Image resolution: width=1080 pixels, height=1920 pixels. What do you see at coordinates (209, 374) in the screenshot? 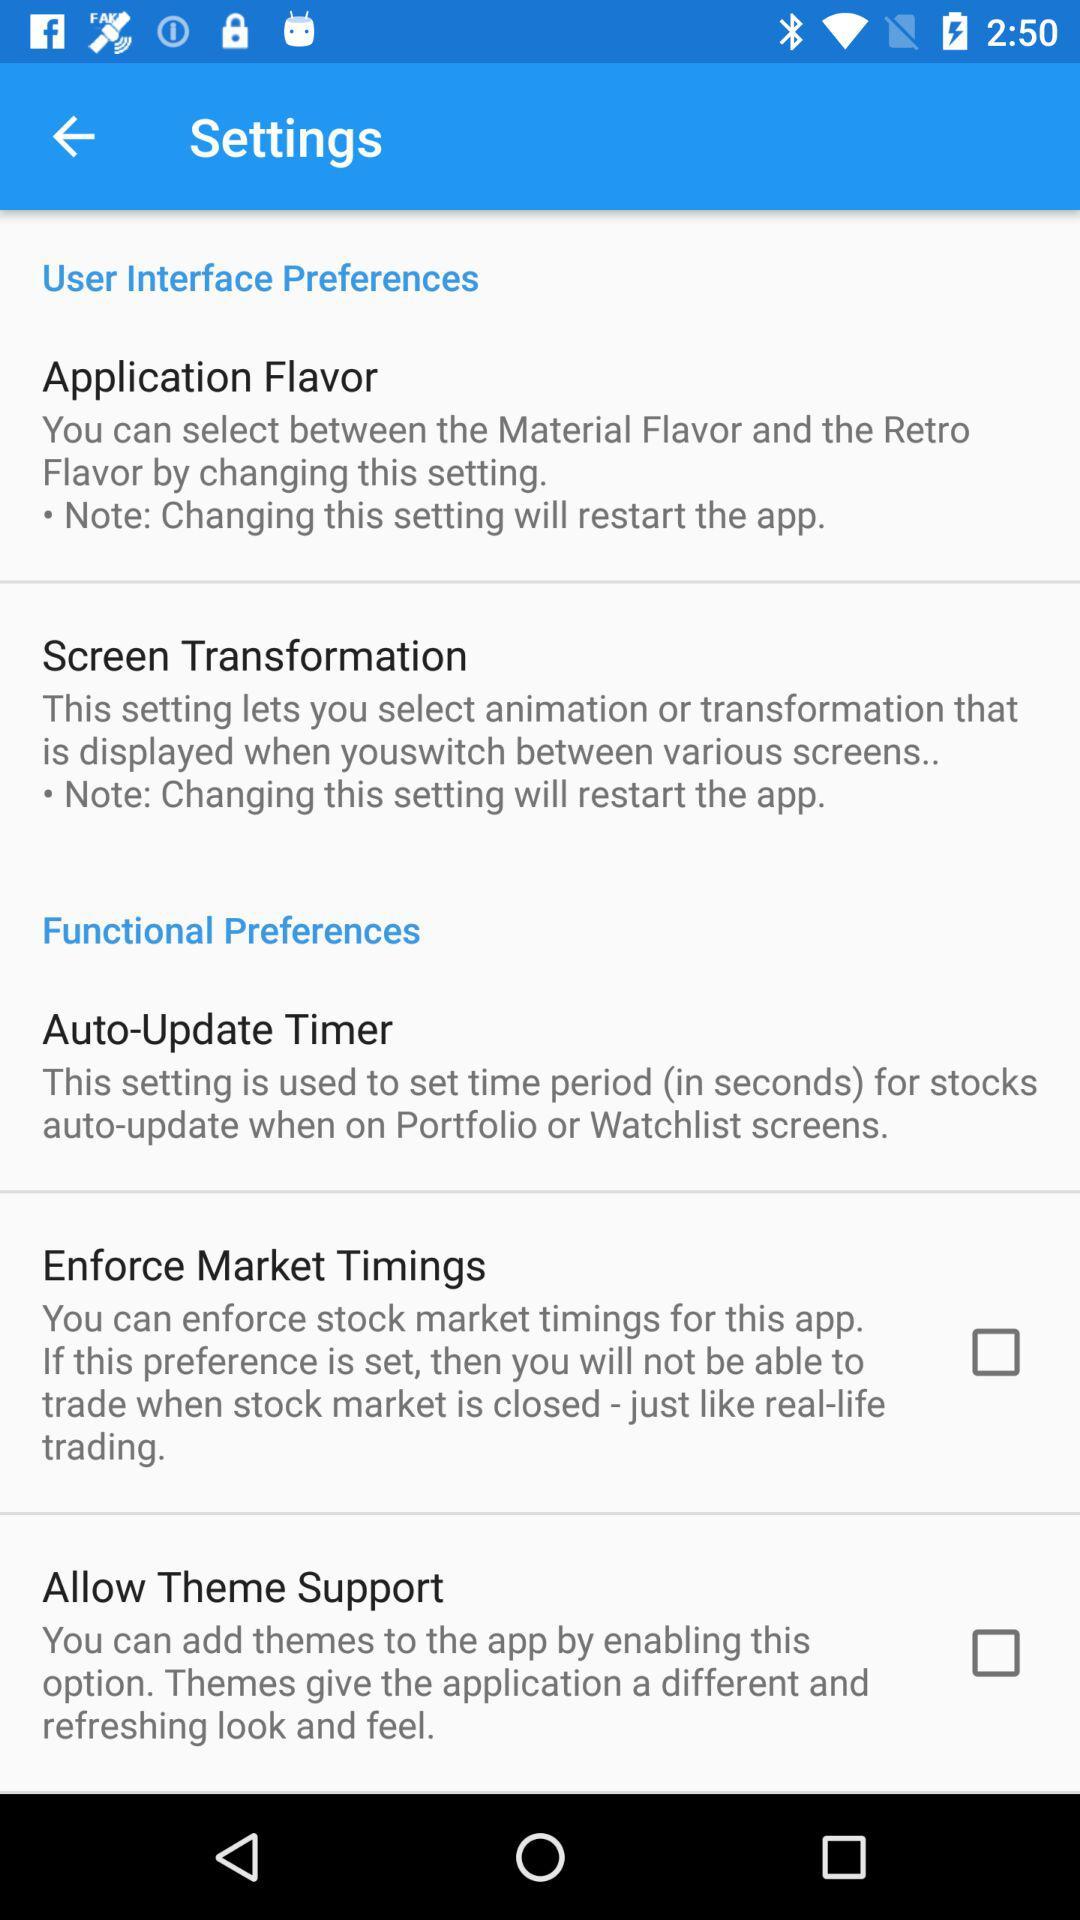
I see `application flavor icon` at bounding box center [209, 374].